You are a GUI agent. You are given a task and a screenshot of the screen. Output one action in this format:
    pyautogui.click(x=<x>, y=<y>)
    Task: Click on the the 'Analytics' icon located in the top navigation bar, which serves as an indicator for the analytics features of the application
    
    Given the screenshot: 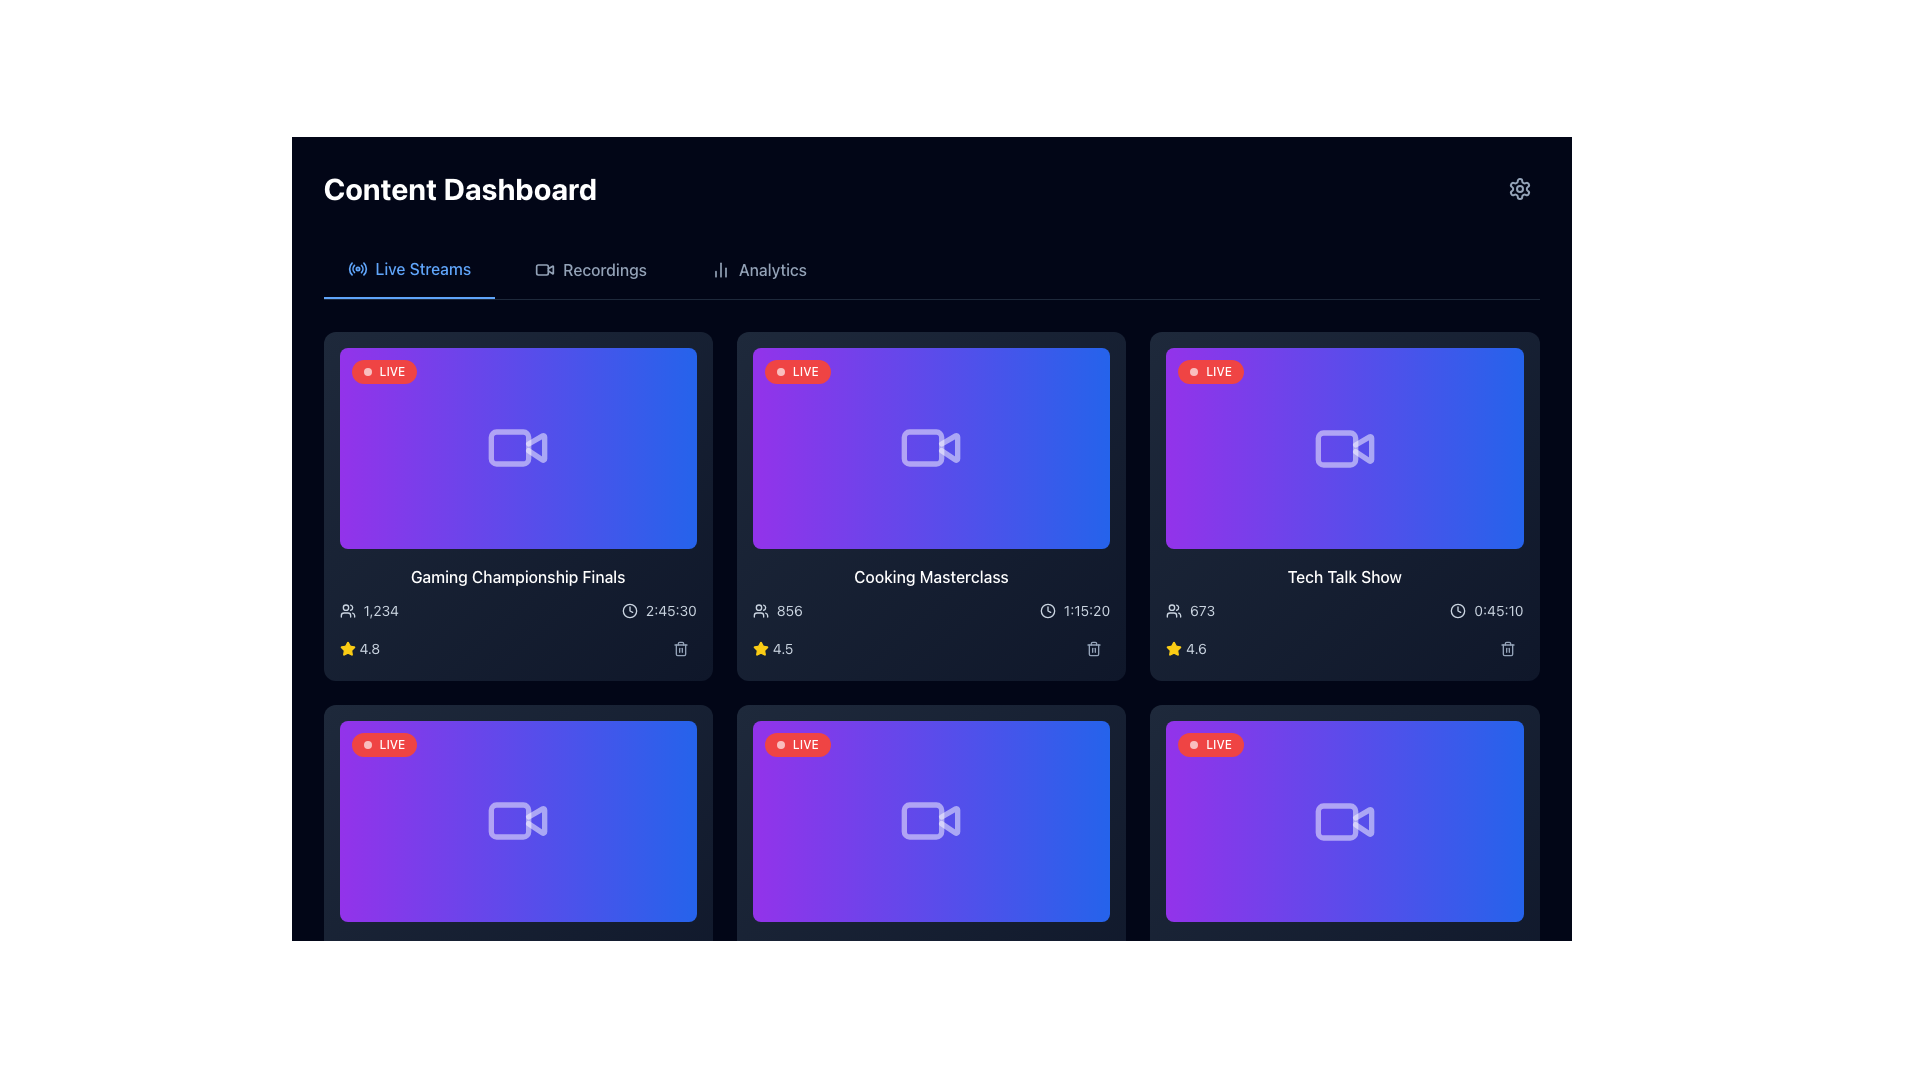 What is the action you would take?
    pyautogui.click(x=720, y=270)
    